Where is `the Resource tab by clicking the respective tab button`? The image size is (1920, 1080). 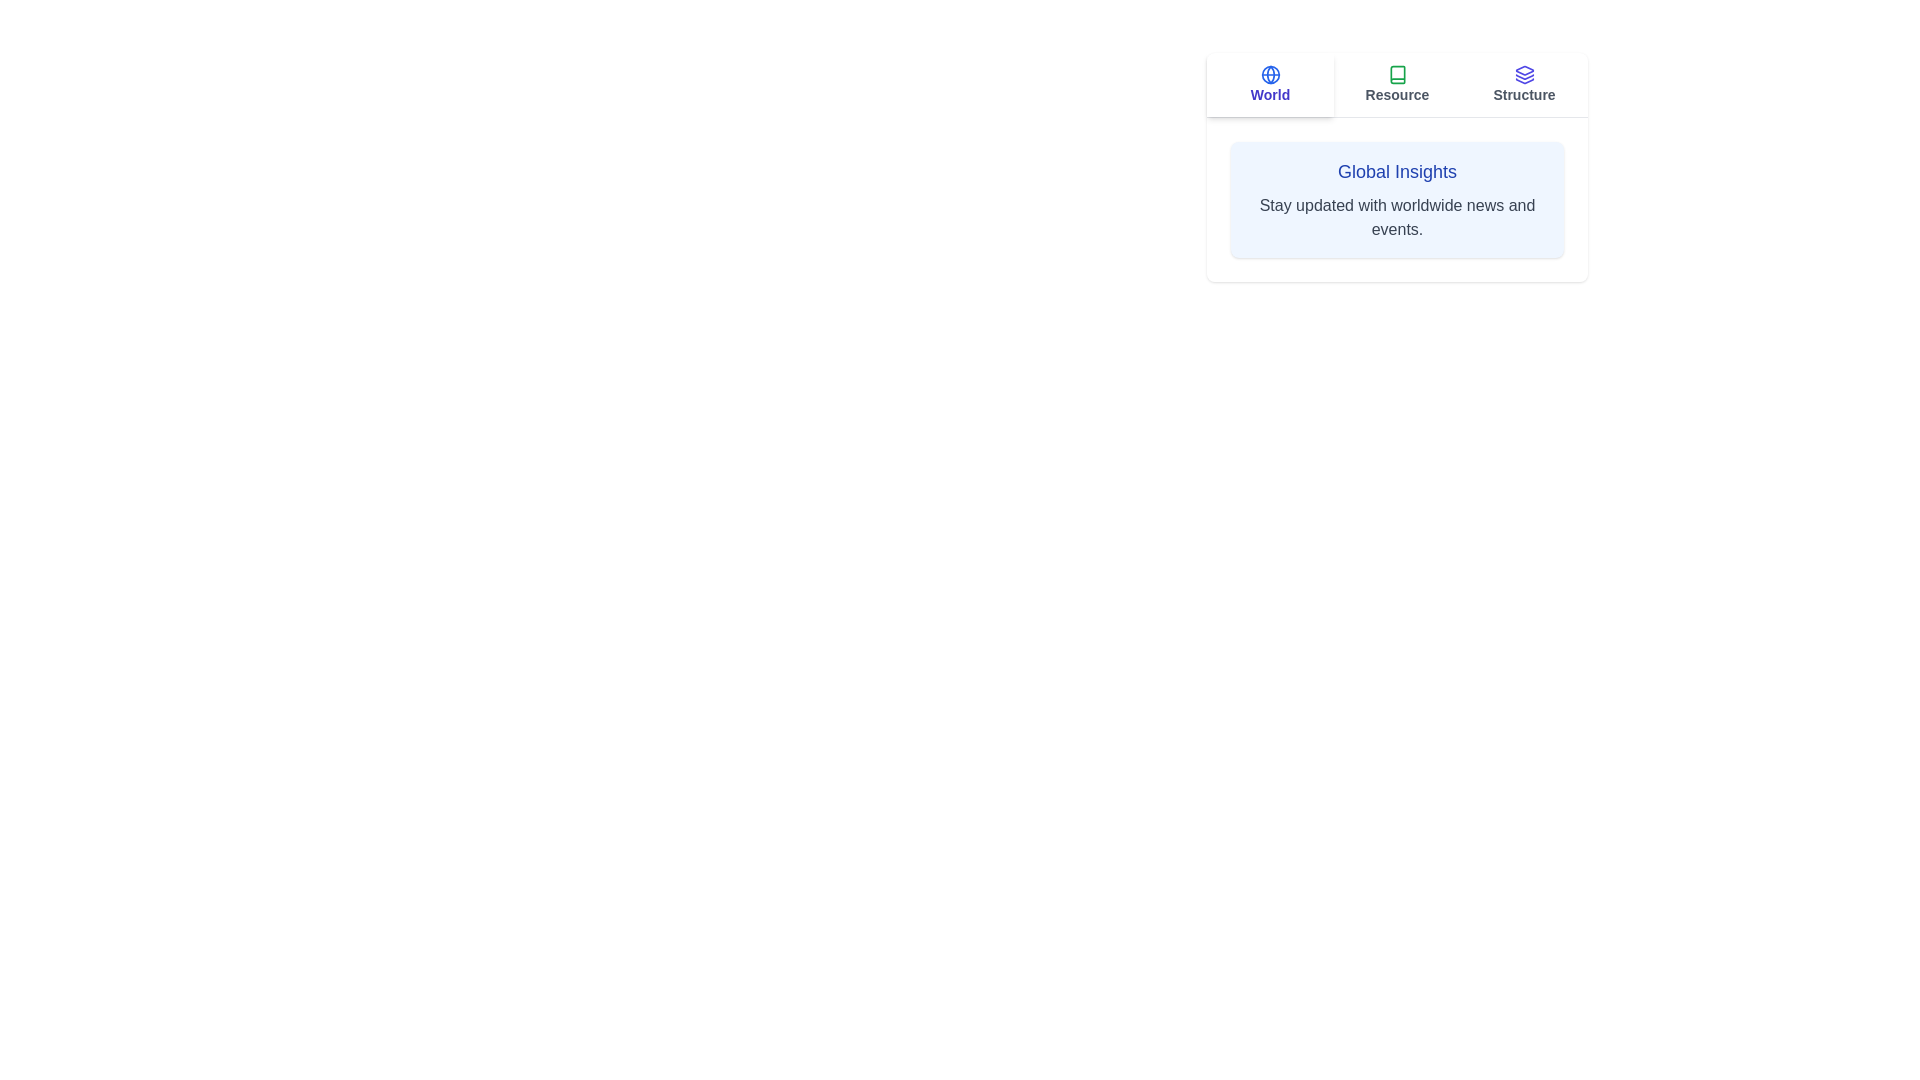
the Resource tab by clicking the respective tab button is located at coordinates (1396, 83).